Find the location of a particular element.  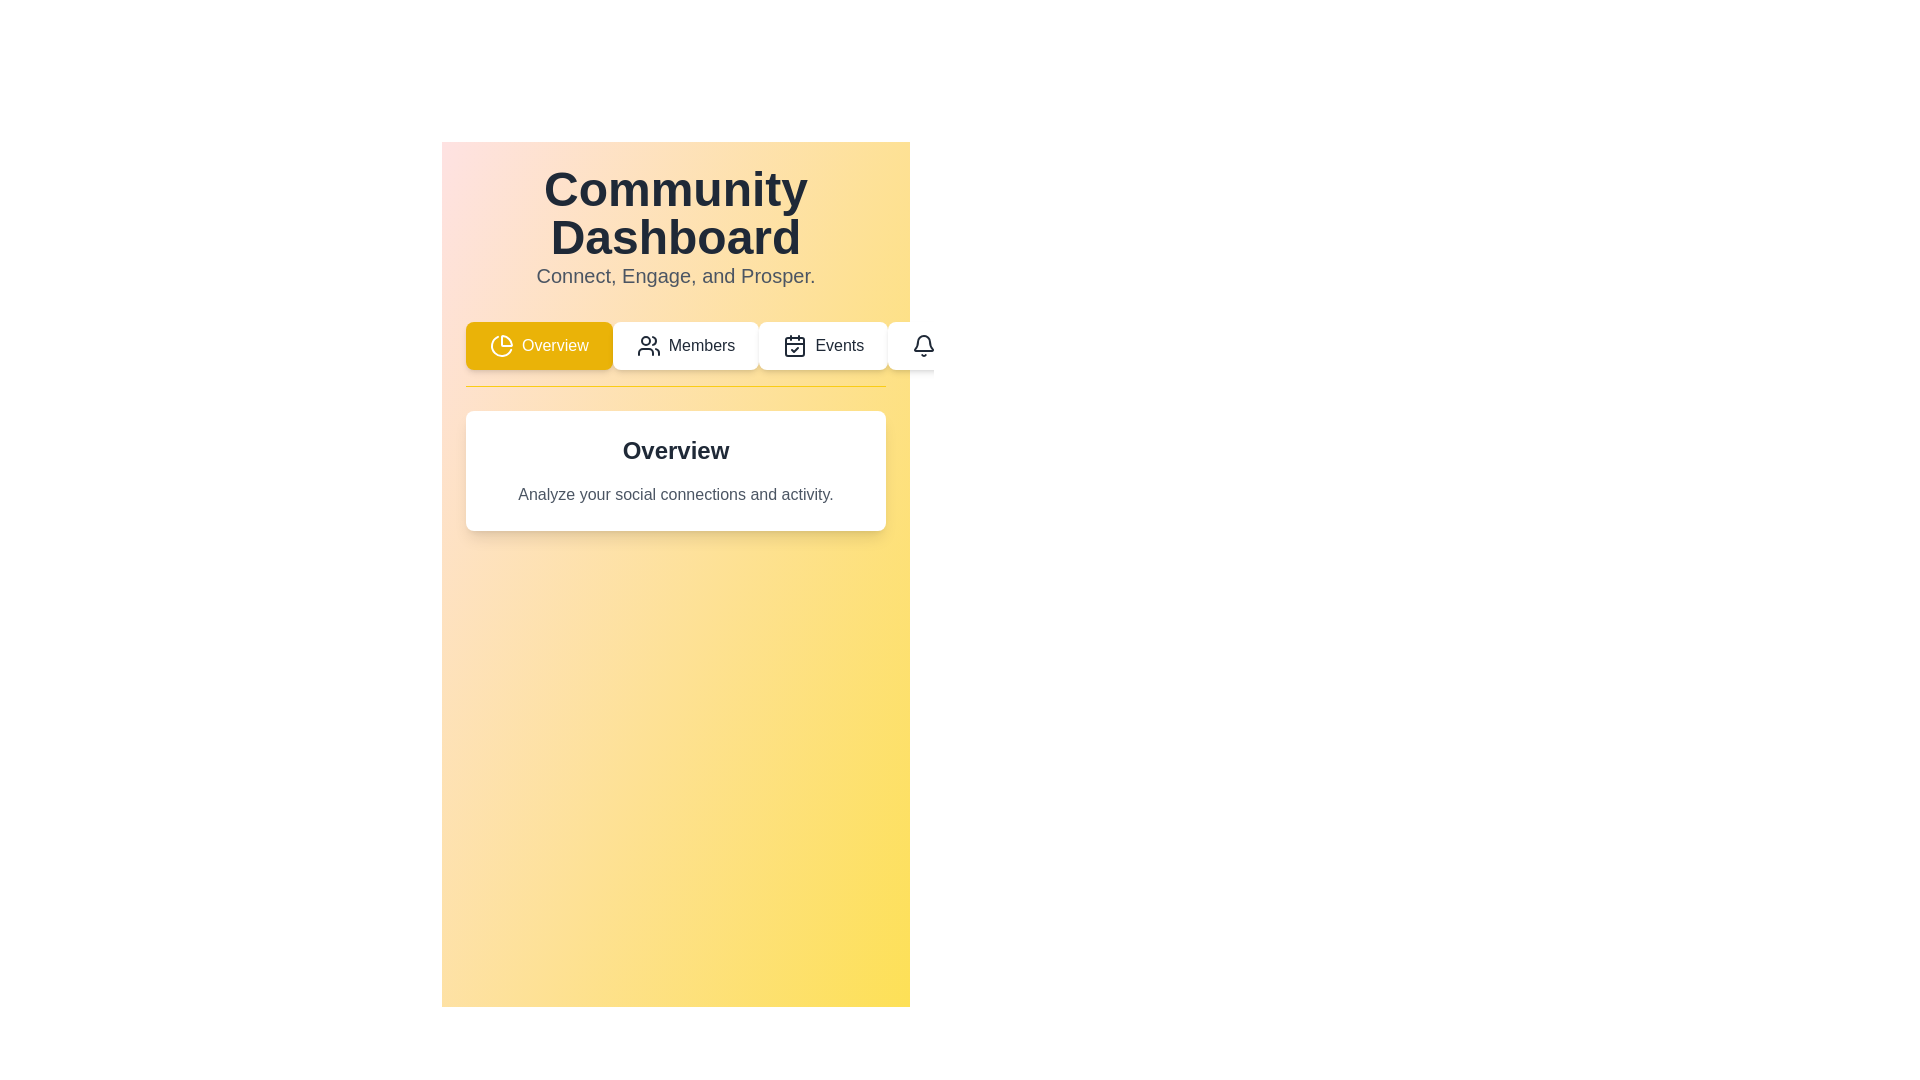

the button labeled Events is located at coordinates (824, 345).